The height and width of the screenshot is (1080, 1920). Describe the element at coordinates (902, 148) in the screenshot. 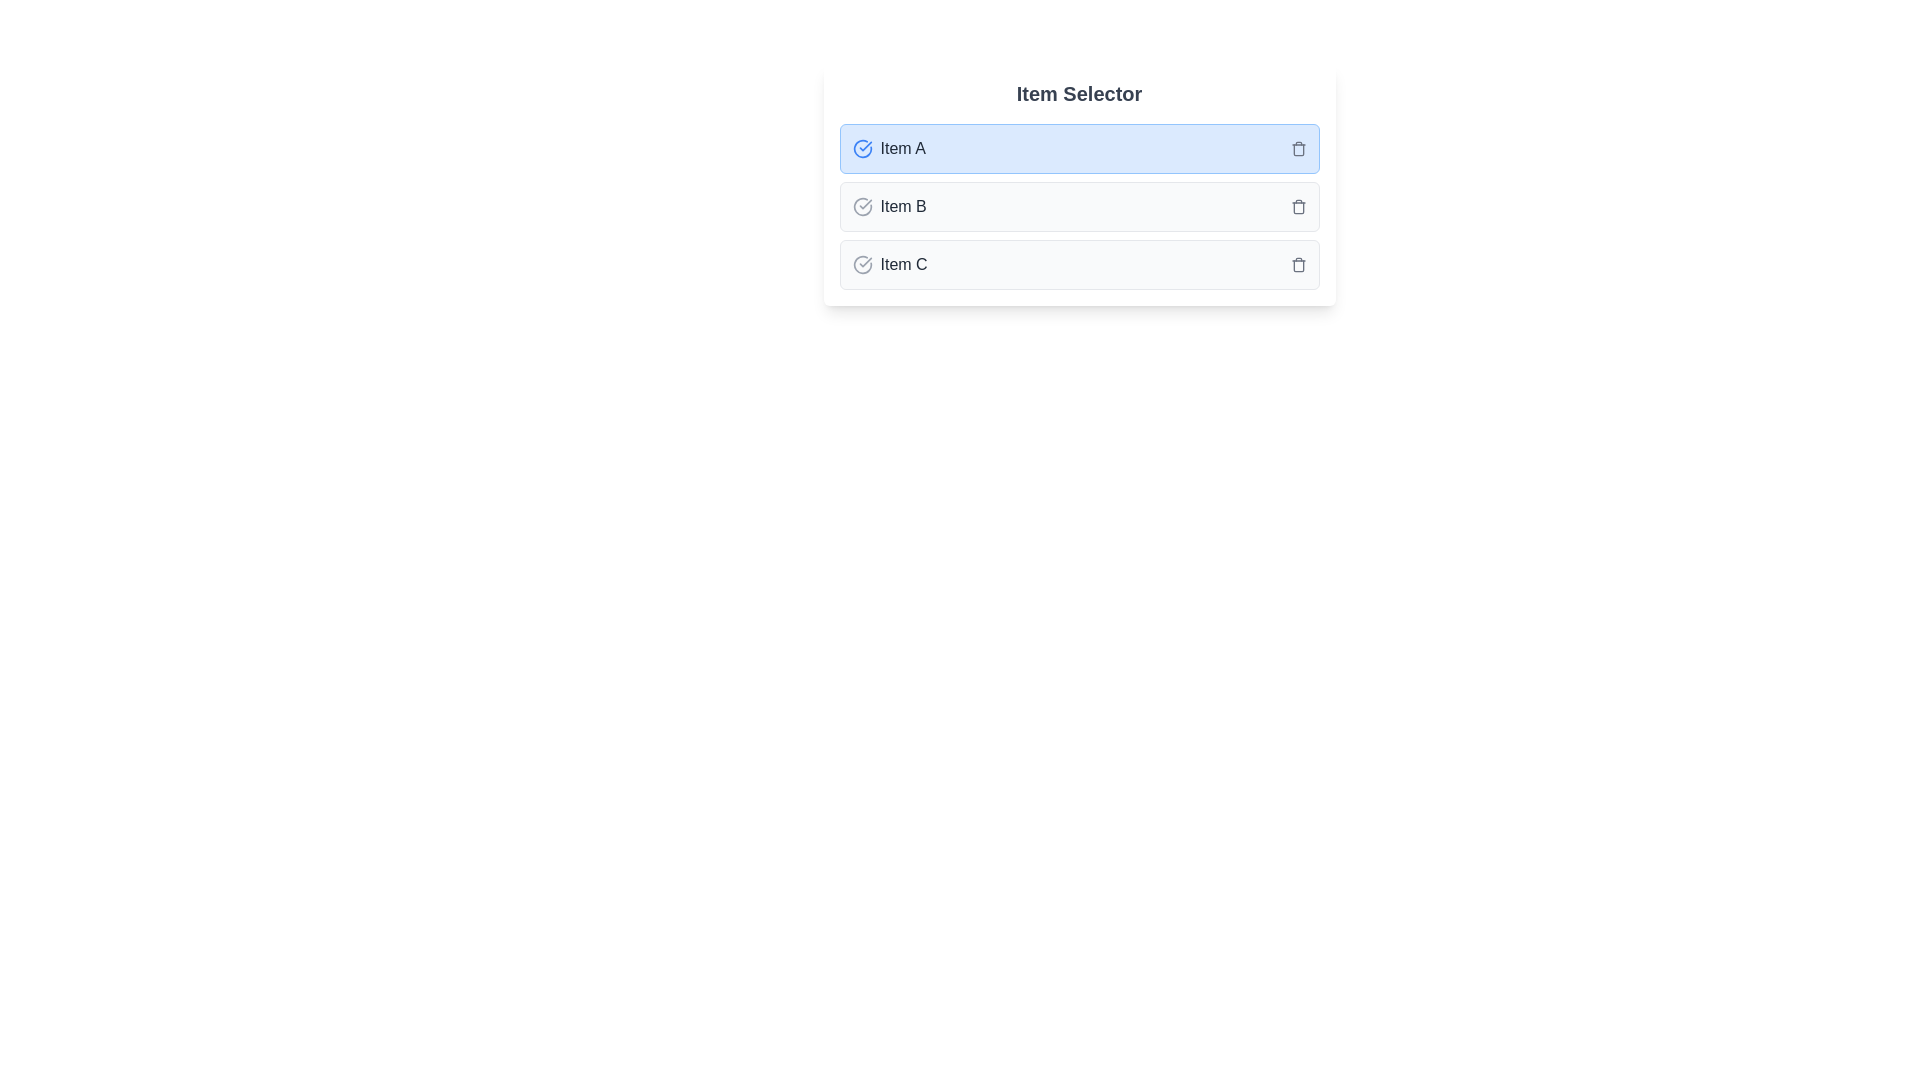

I see `the text label displaying 'Item A' located in the first row of a vertical list with a blue background, adjacent to a check icon` at that location.